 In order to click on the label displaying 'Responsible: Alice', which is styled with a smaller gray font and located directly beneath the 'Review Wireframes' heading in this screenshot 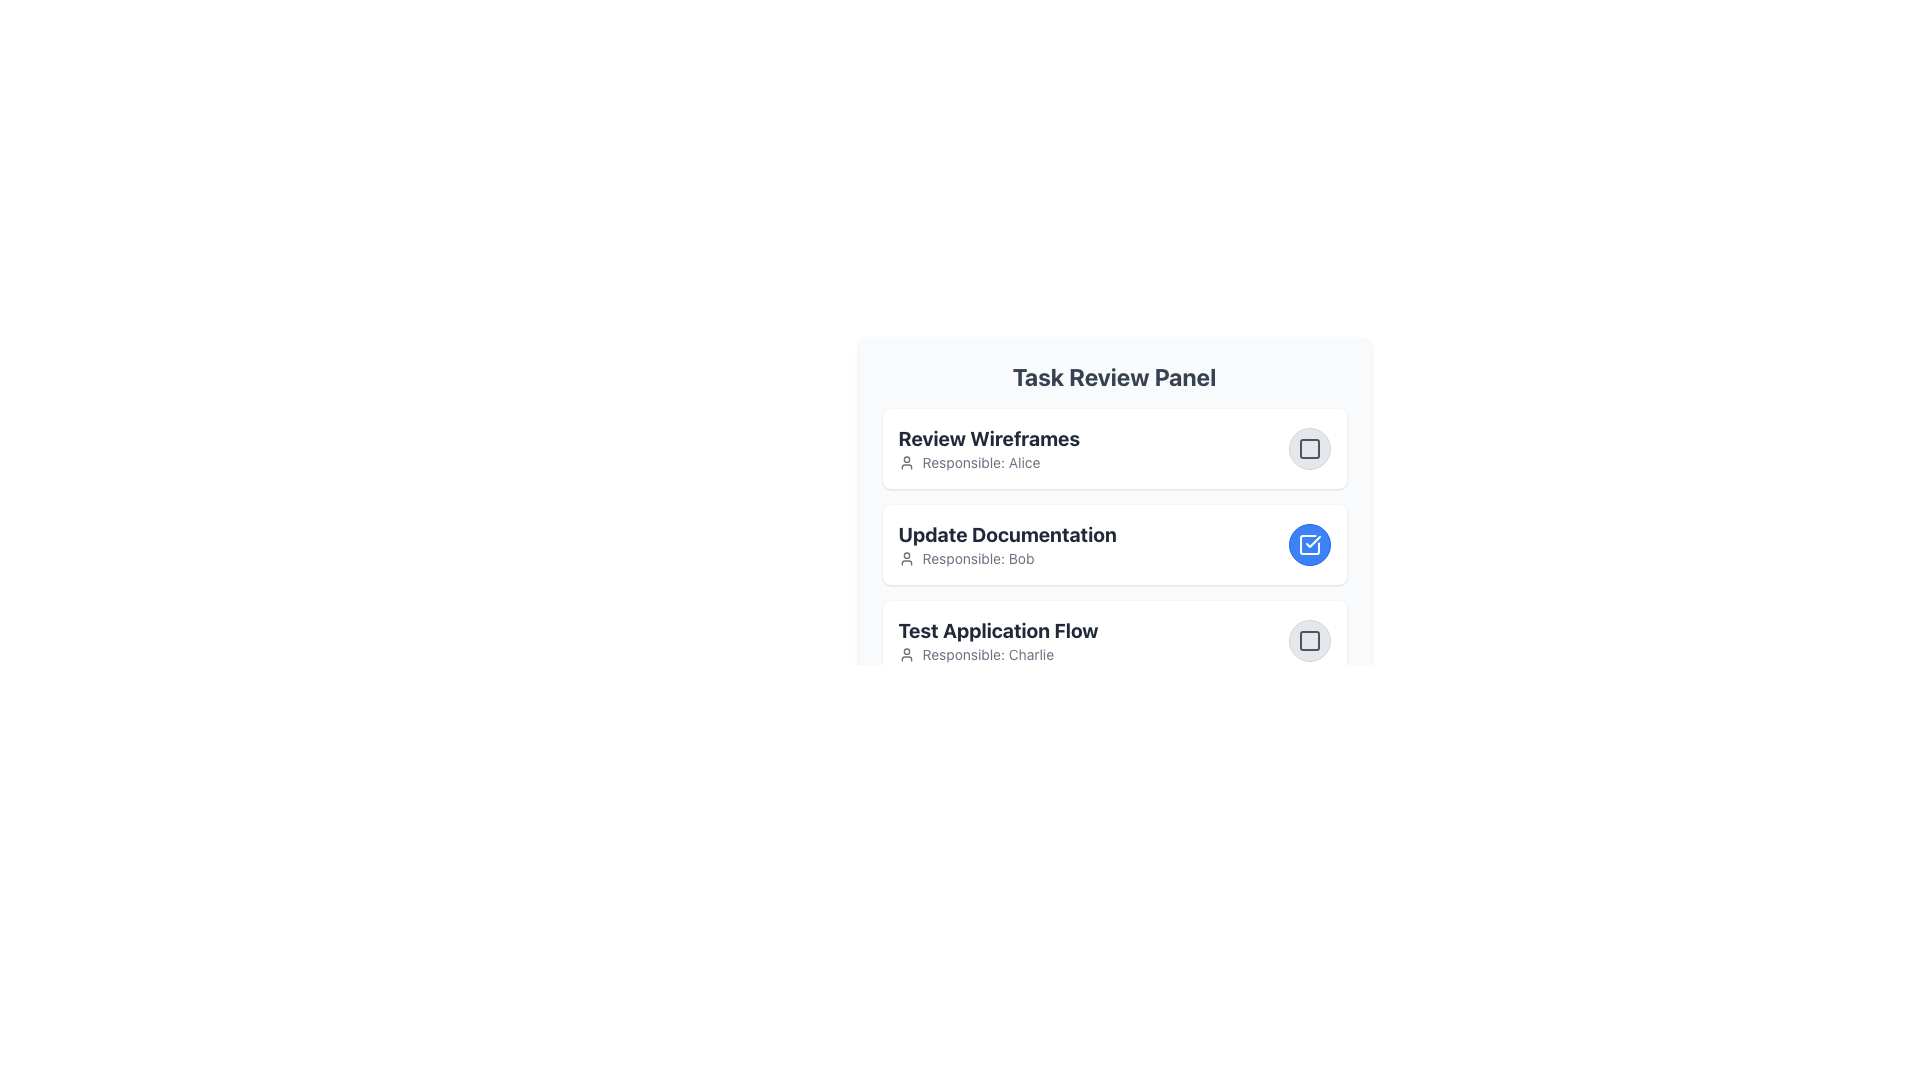, I will do `click(989, 462)`.